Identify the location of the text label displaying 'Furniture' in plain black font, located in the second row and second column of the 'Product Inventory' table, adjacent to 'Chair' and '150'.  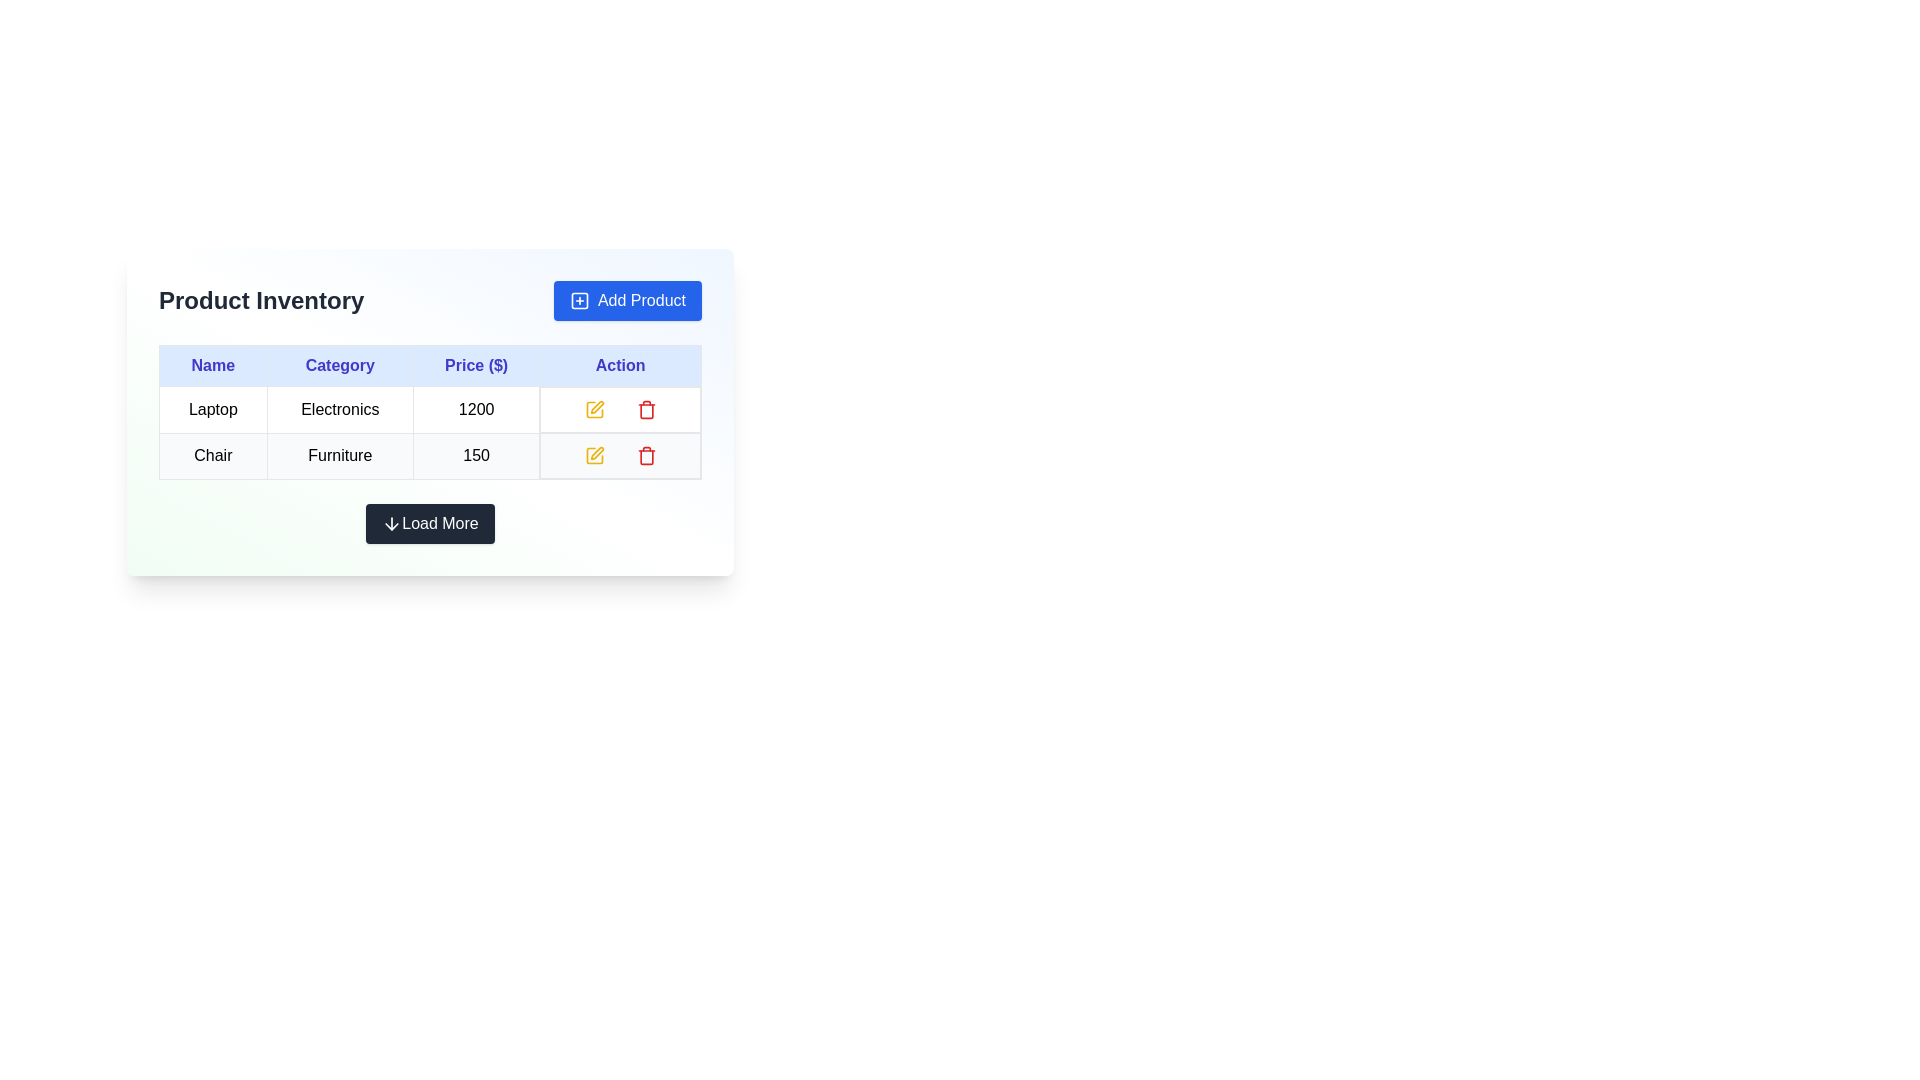
(340, 456).